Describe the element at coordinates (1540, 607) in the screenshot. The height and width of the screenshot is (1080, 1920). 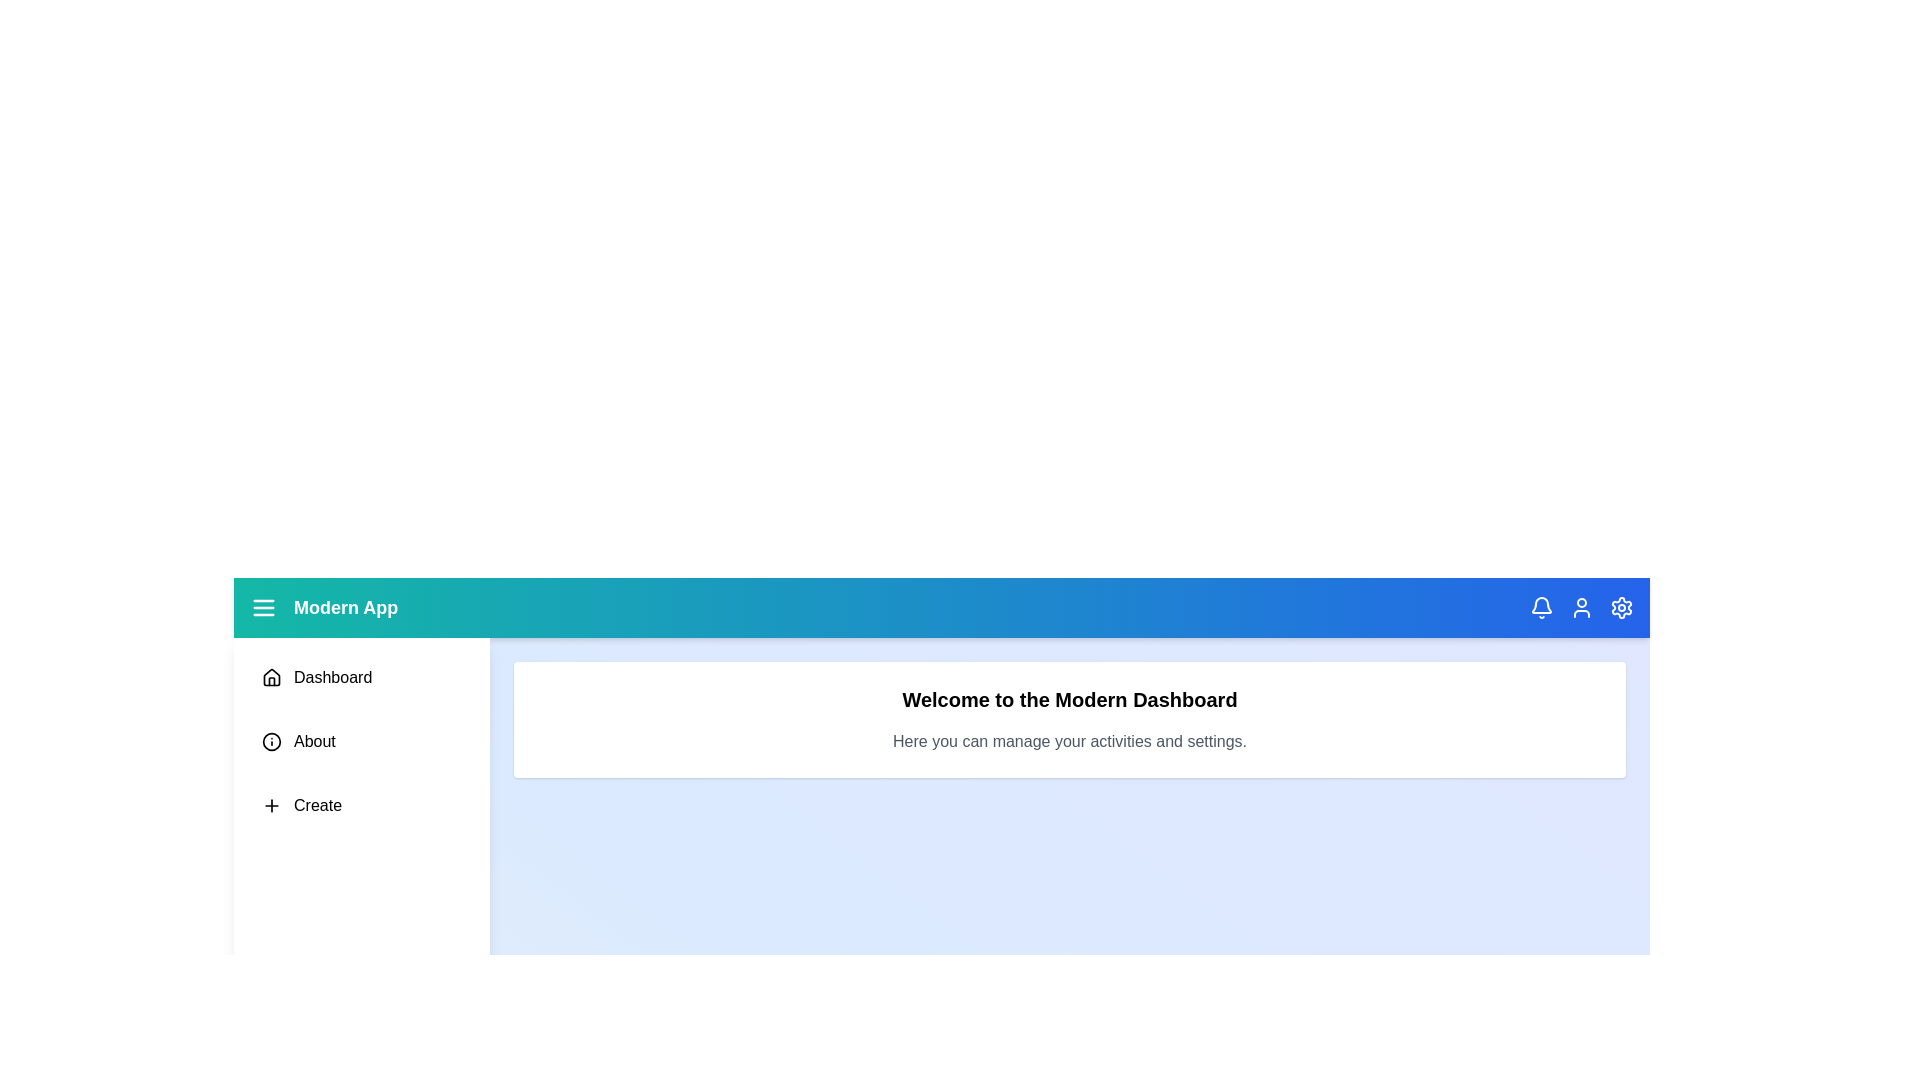
I see `the interactive element notification_icon to observe visual feedback` at that location.